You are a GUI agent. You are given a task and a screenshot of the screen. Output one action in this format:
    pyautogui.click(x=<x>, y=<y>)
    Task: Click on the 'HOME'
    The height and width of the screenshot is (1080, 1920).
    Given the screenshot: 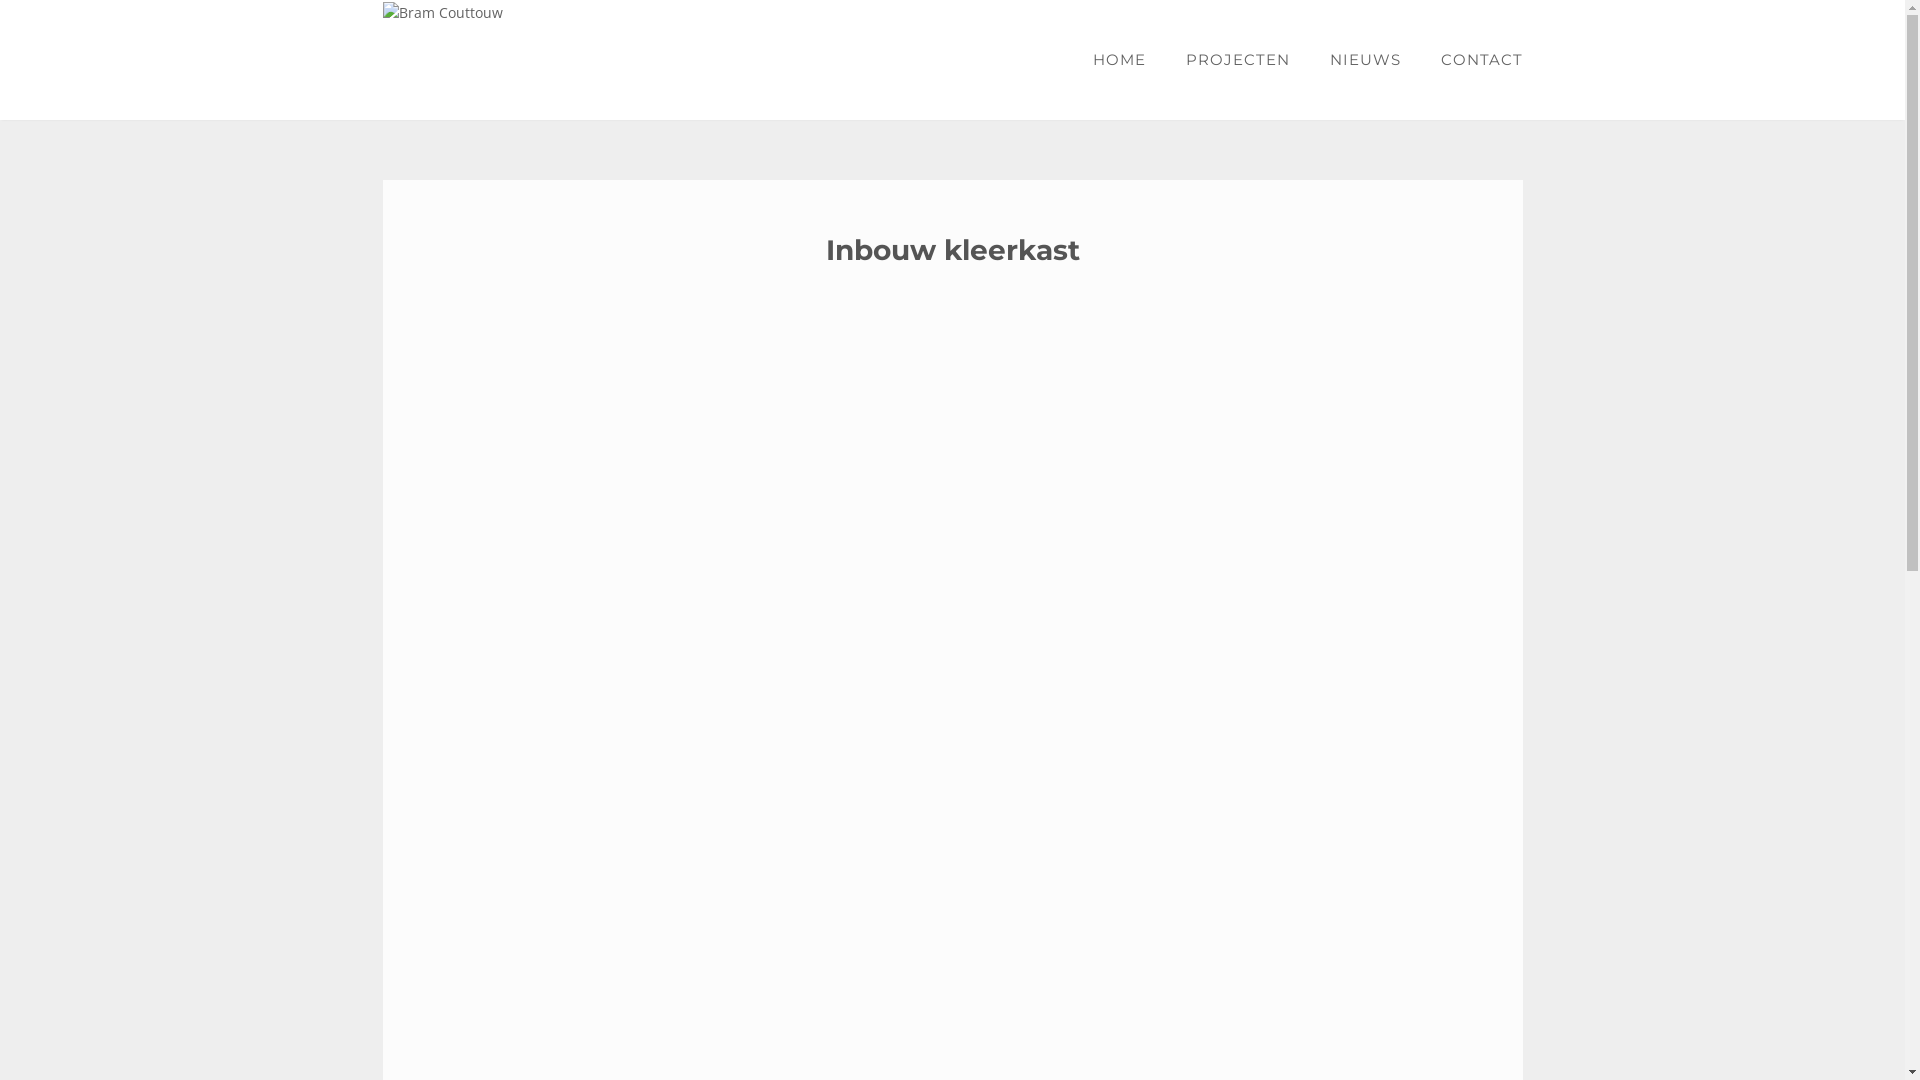 What is the action you would take?
    pyautogui.click(x=1117, y=59)
    